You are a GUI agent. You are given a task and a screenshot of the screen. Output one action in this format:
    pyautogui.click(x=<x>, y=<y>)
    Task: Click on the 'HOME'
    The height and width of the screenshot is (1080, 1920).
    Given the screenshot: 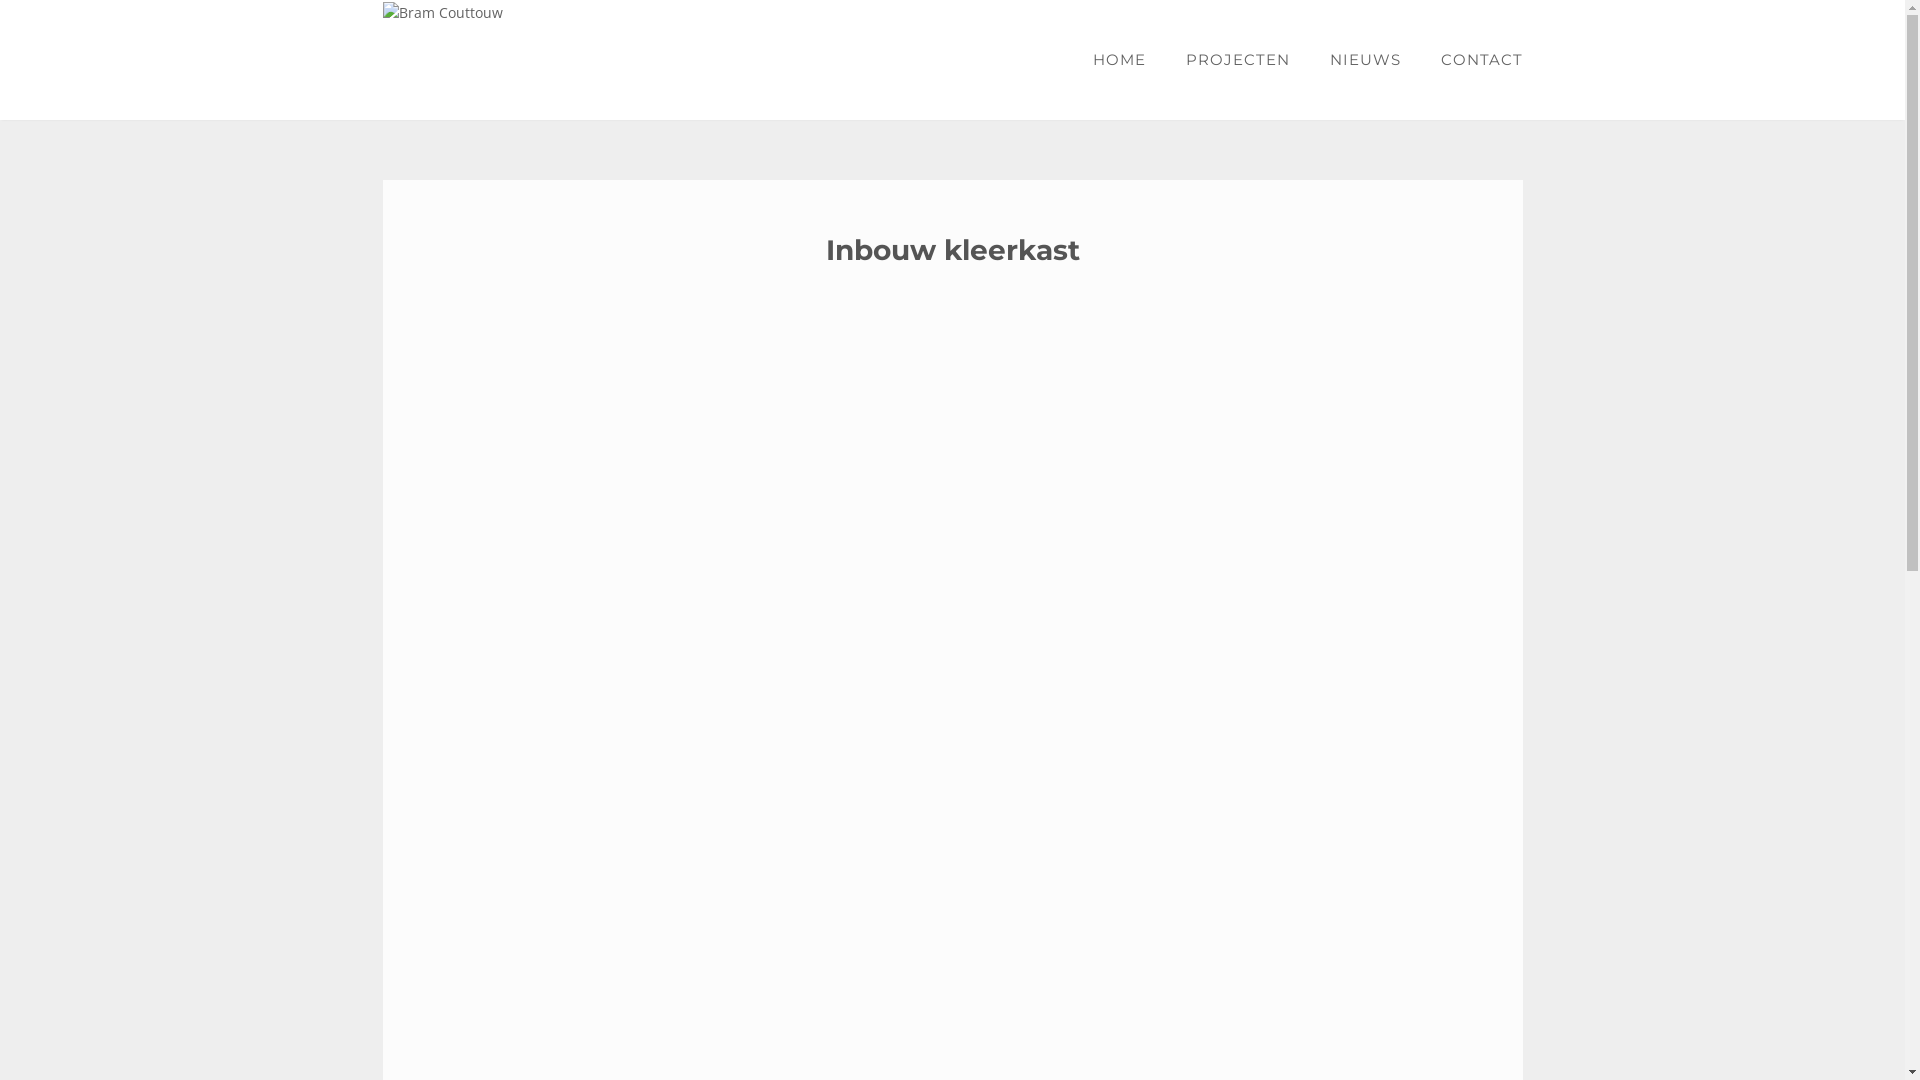 What is the action you would take?
    pyautogui.click(x=1117, y=59)
    